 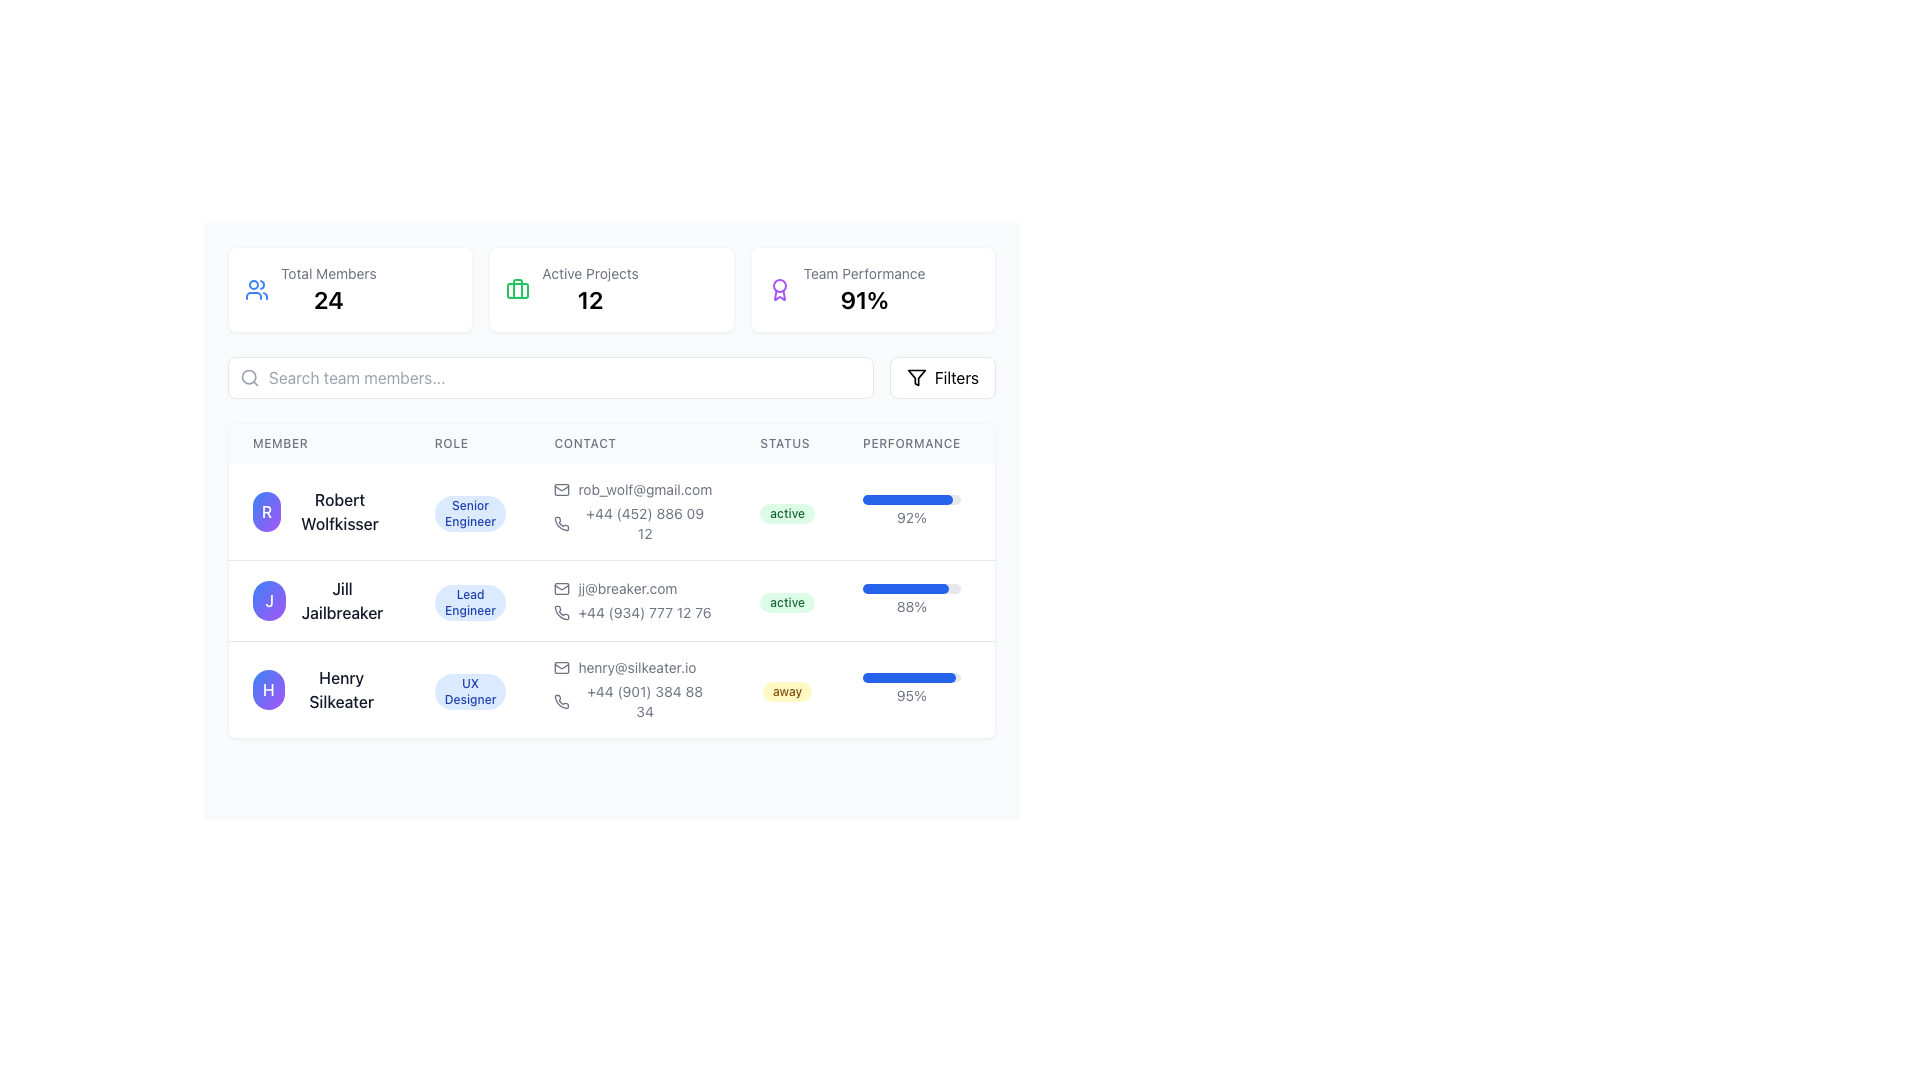 I want to click on the blue group of people icon that is positioned to the left of the 'Total Members' label and number, indicating its association with the displayed information, so click(x=256, y=289).